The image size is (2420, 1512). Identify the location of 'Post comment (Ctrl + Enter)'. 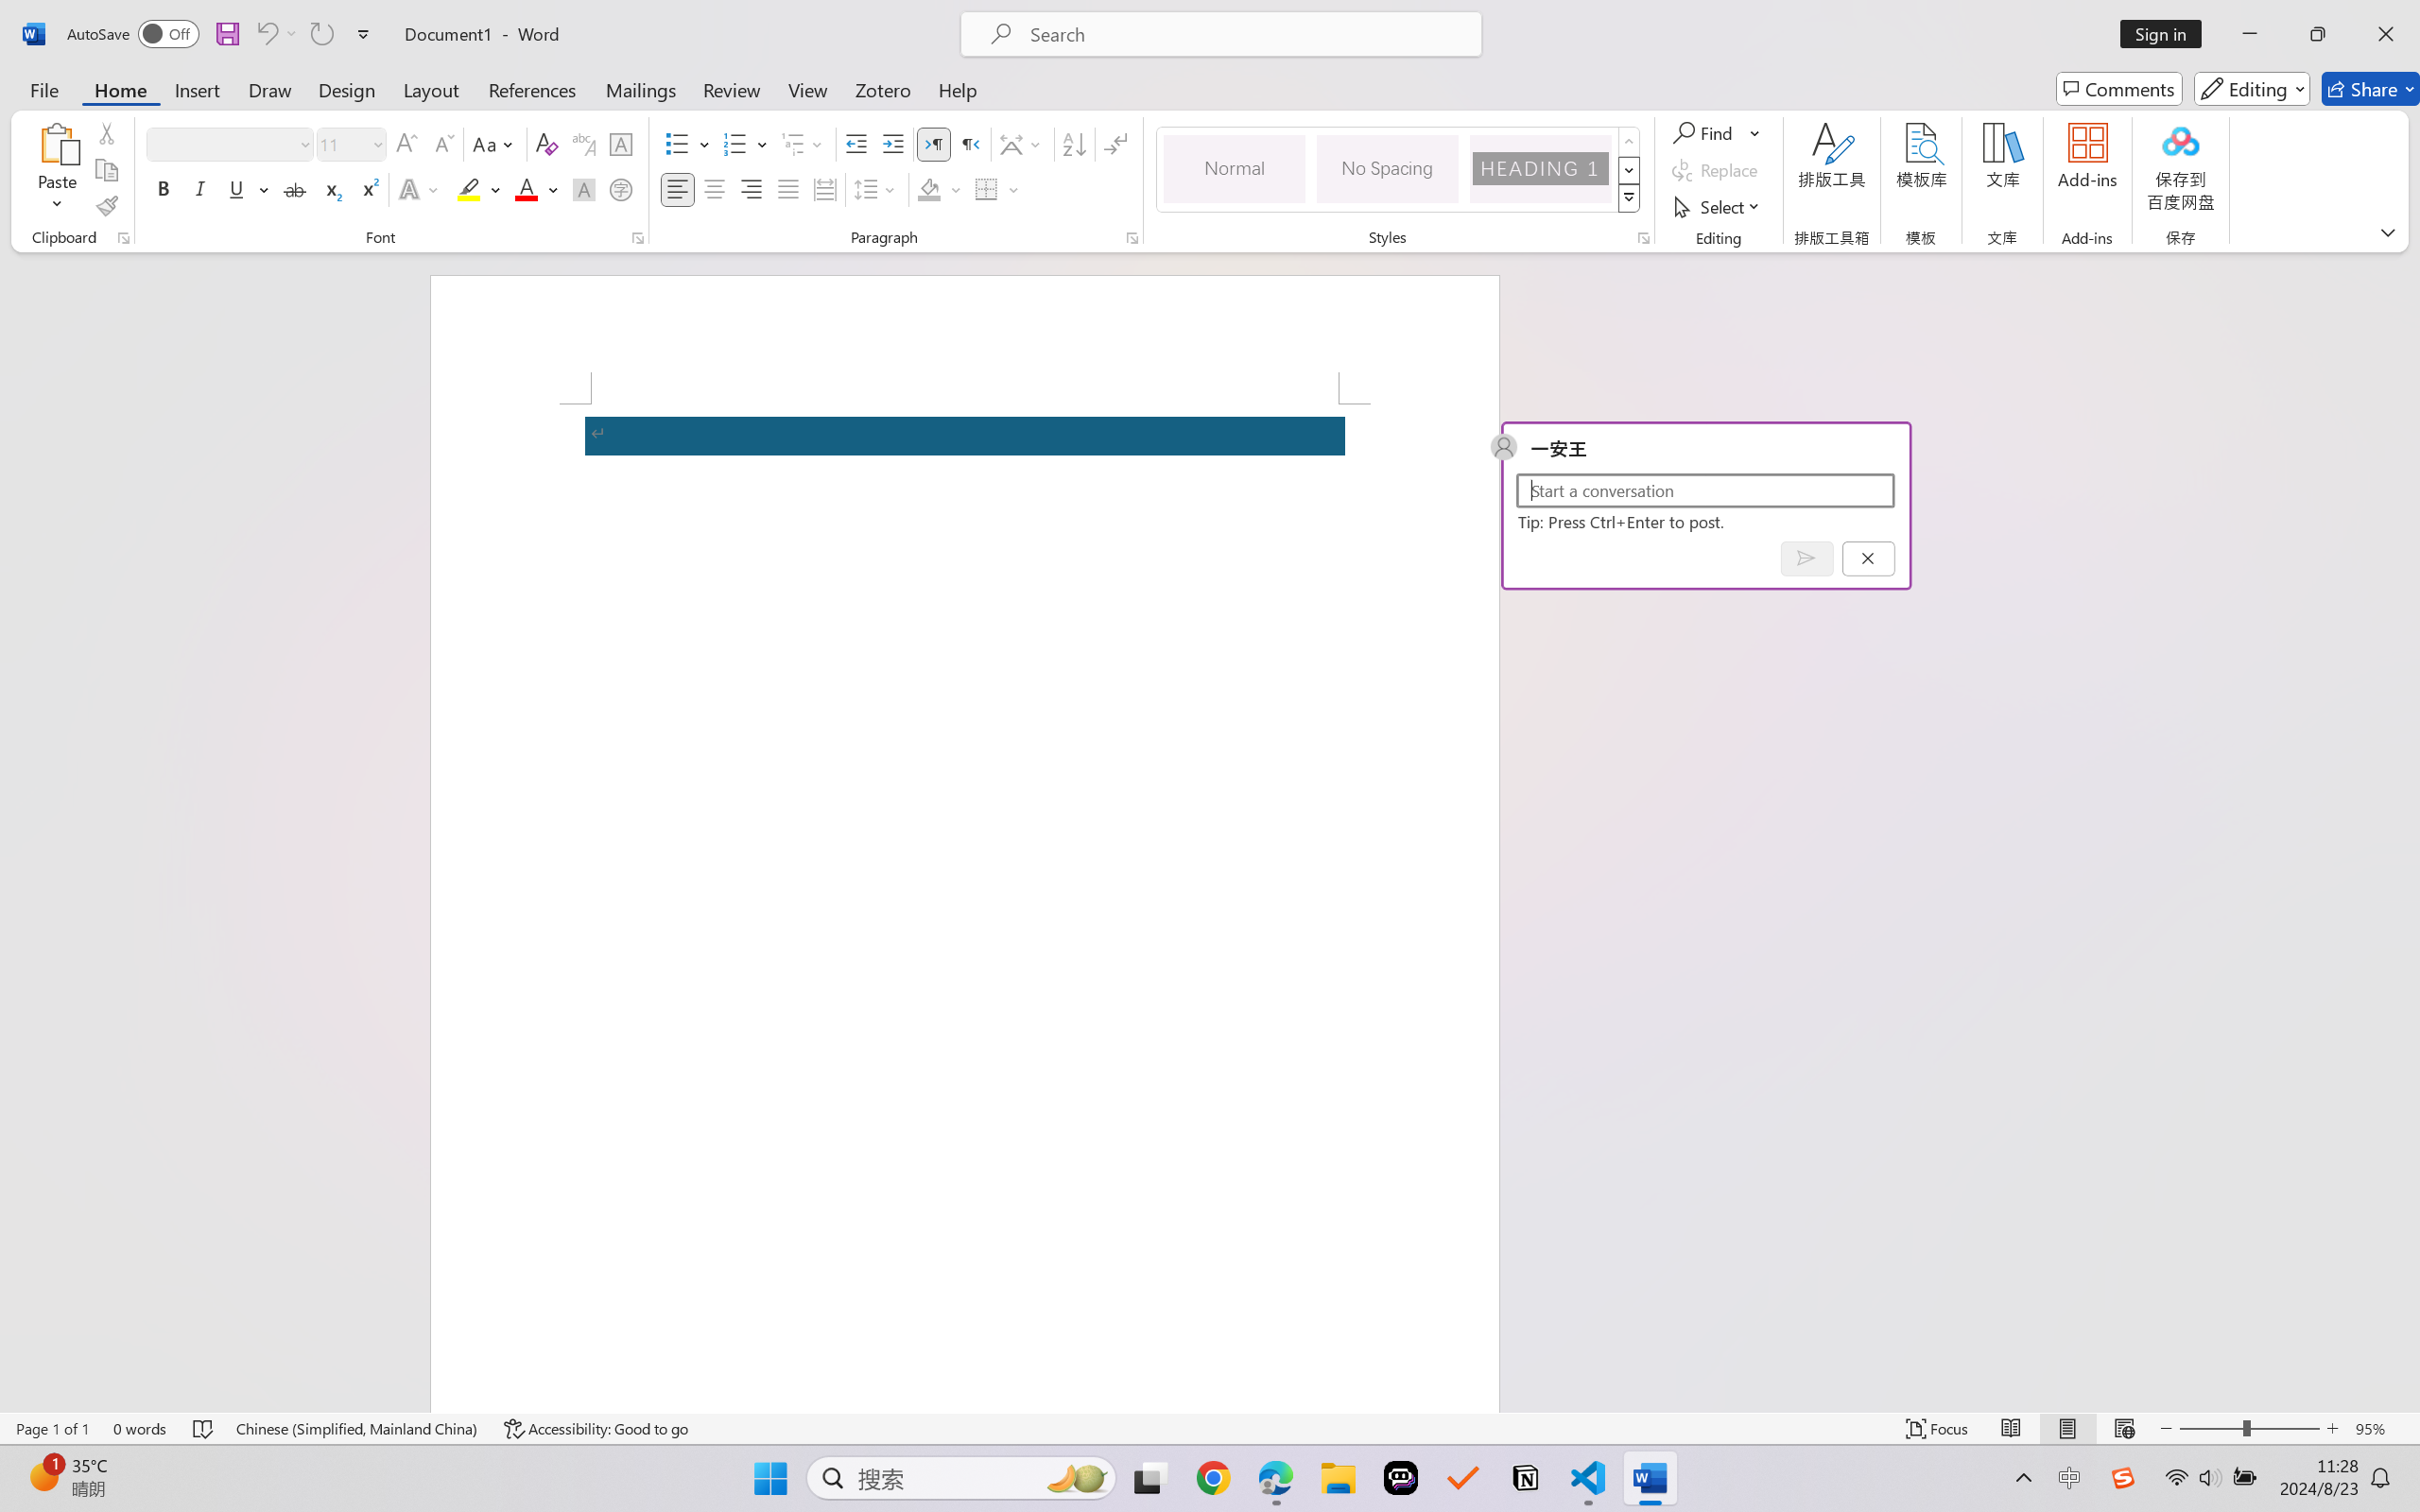
(1806, 558).